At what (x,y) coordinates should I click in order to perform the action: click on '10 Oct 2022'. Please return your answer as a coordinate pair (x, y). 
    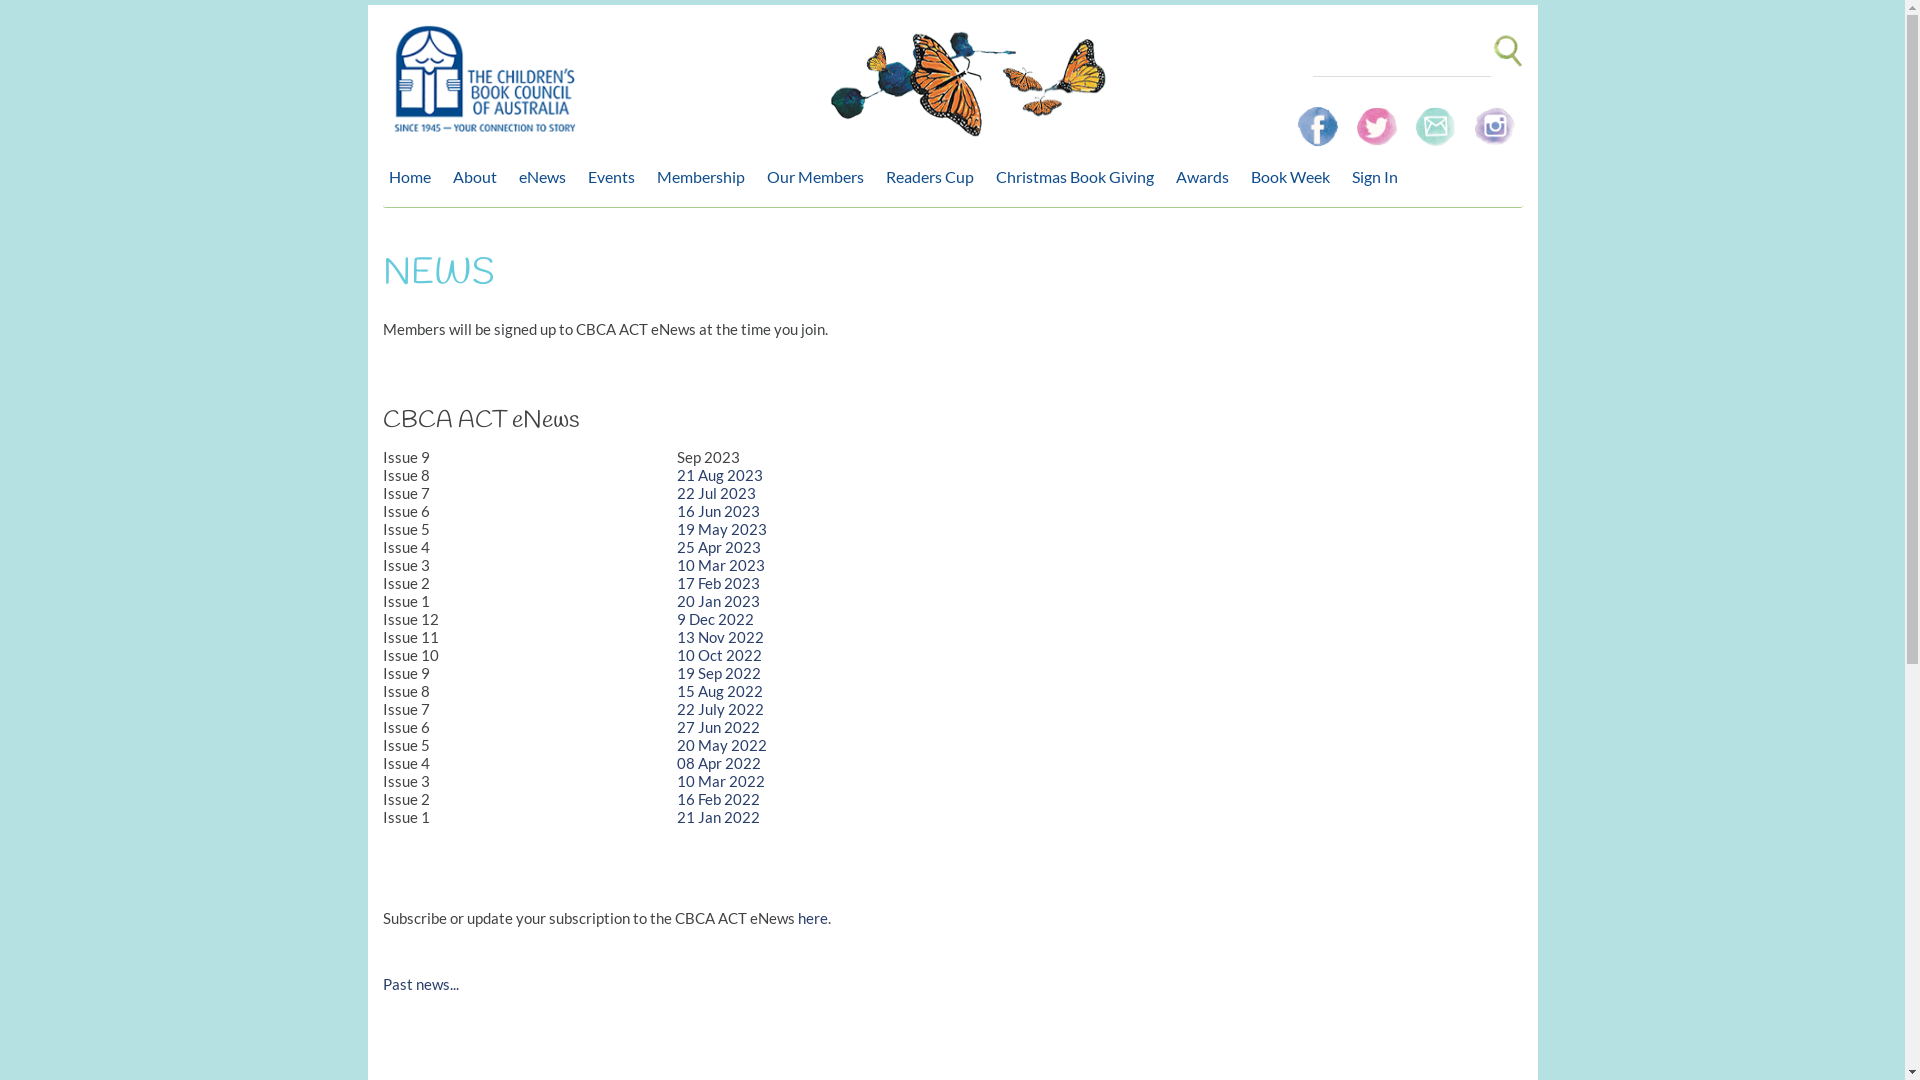
    Looking at the image, I should click on (719, 655).